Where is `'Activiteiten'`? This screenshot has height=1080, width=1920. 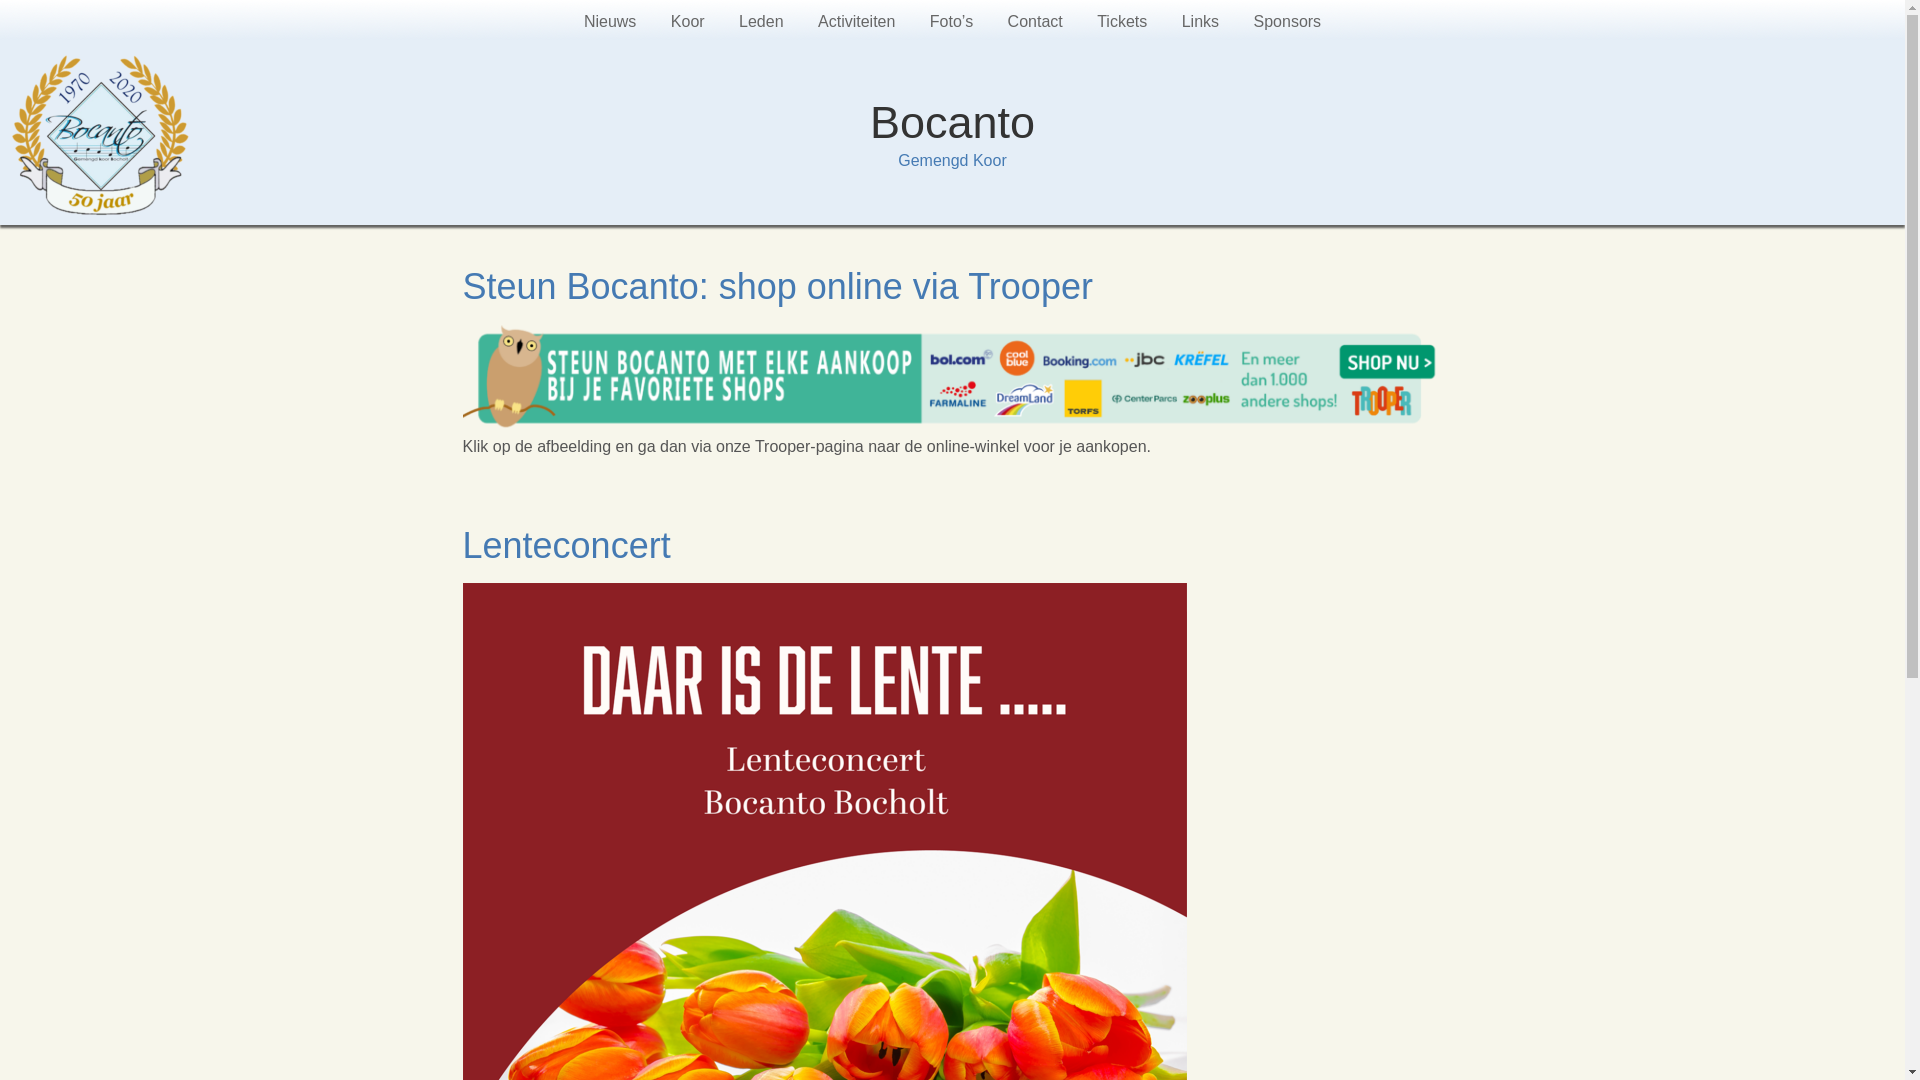
'Activiteiten' is located at coordinates (856, 22).